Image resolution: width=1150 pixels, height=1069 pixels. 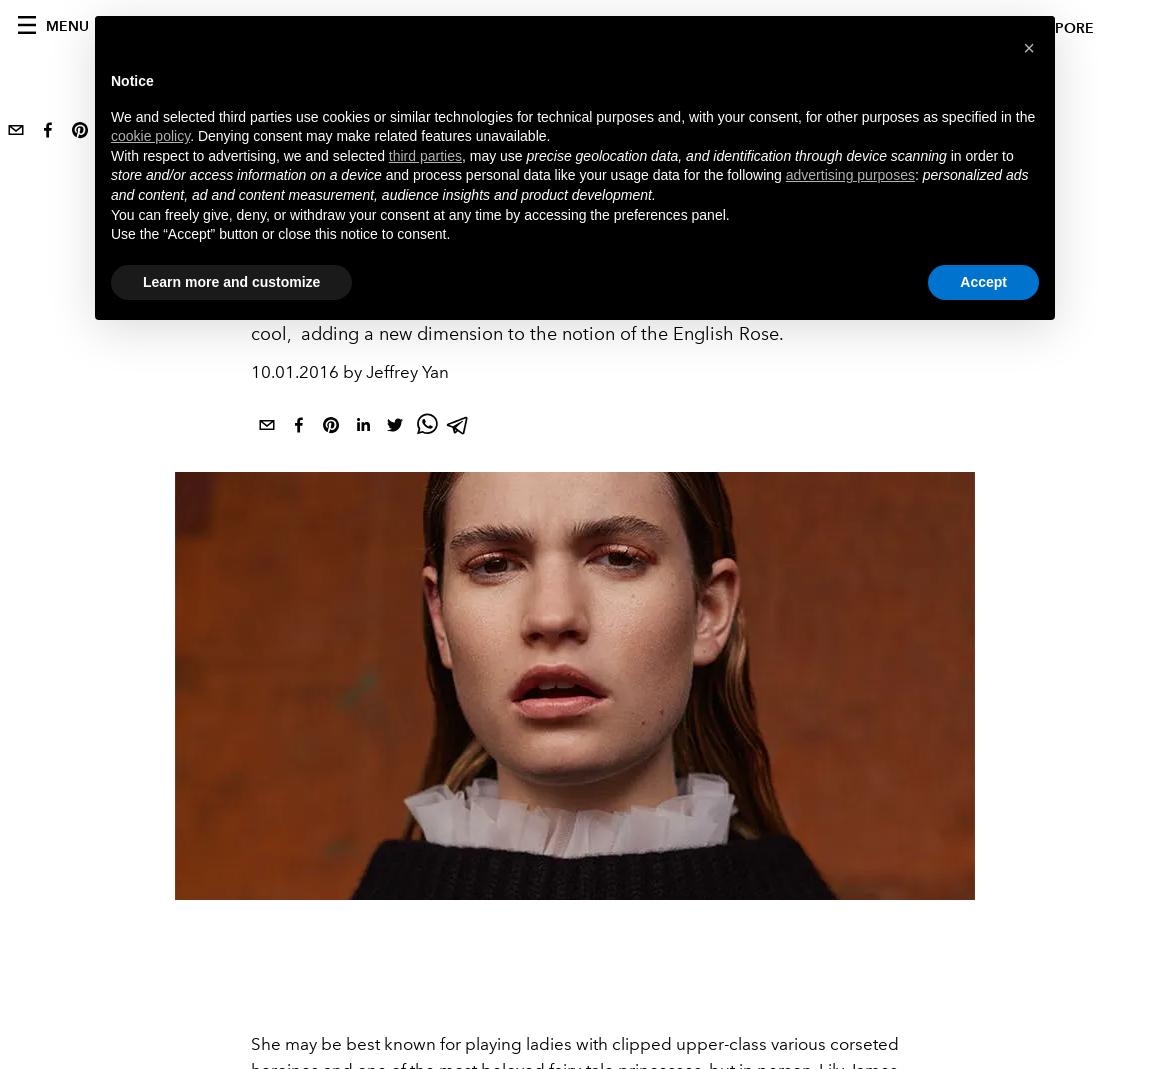 I want to click on 'We and selected third parties use cookies or similar technologies for technical purposes and, with your consent, for other purposes as specified in the', so click(x=573, y=115).